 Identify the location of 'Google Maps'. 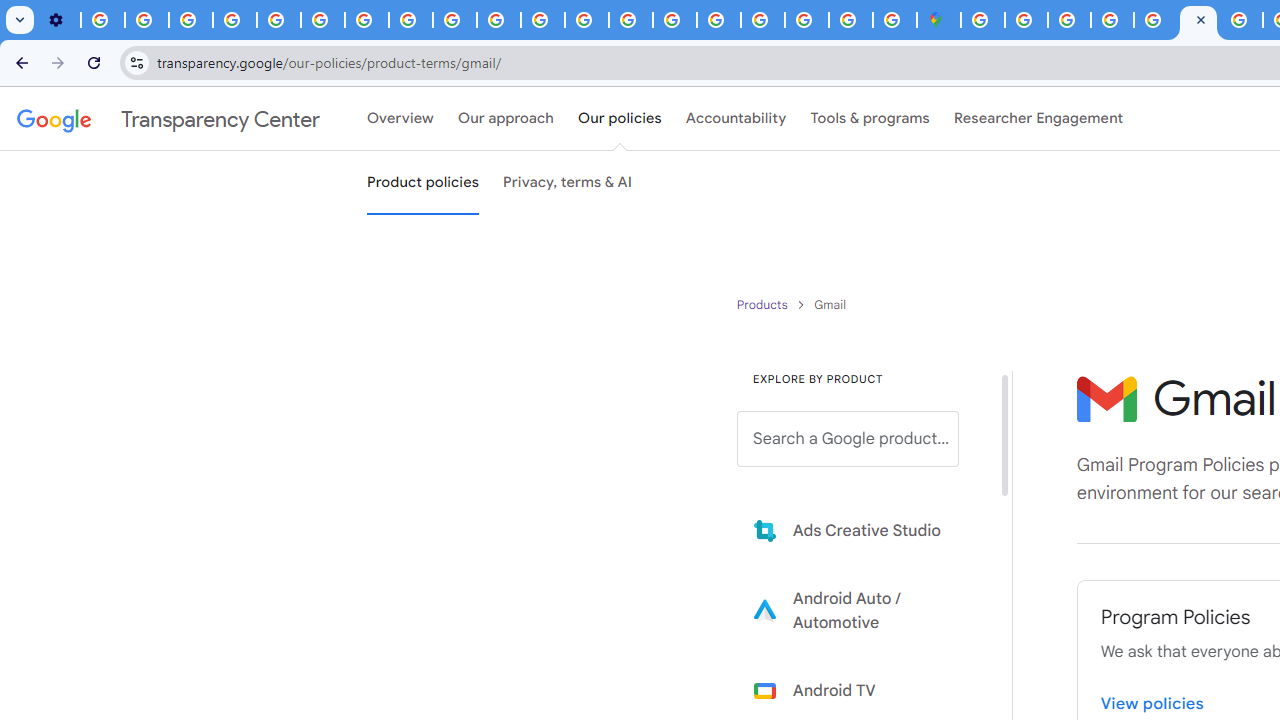
(937, 20).